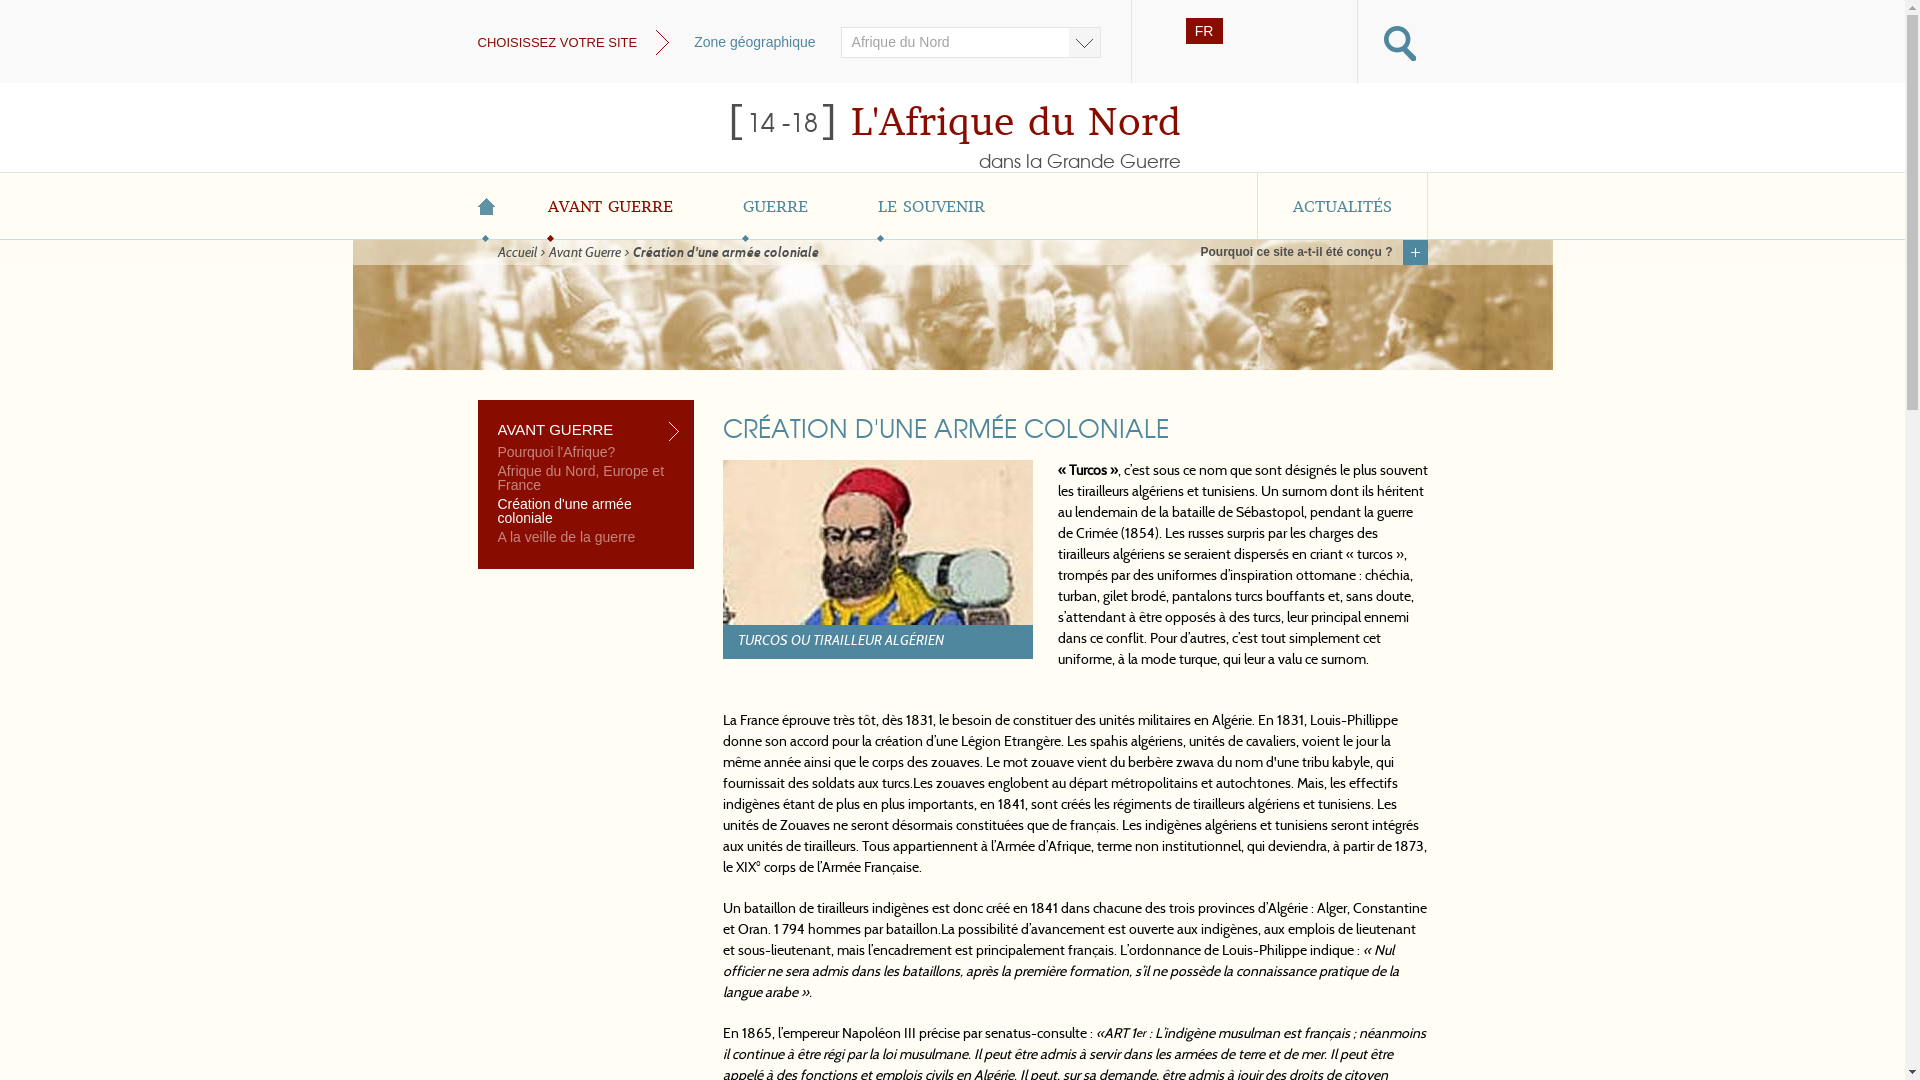 Image resolution: width=1920 pixels, height=1080 pixels. I want to click on 'LE SOUVENIR', so click(929, 205).